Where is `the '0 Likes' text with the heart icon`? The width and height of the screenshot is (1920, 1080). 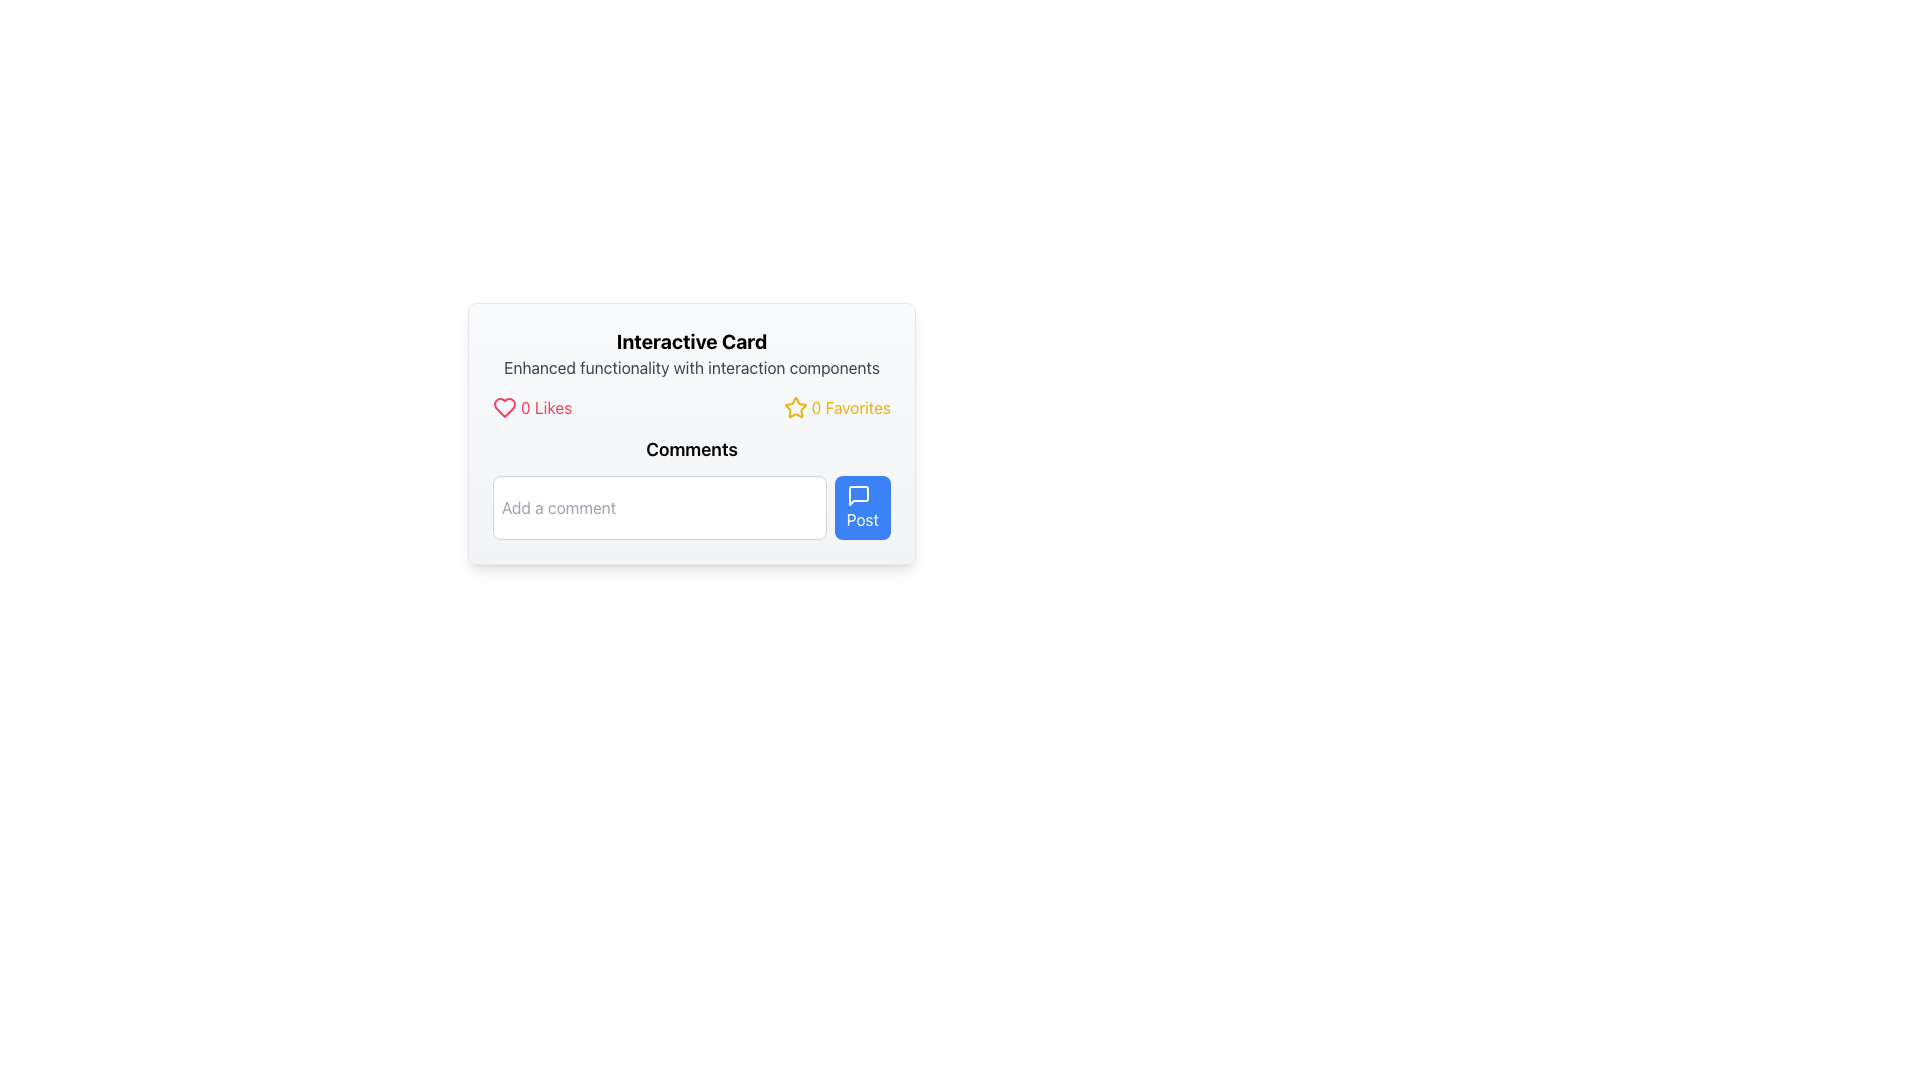
the '0 Likes' text with the heart icon is located at coordinates (532, 407).